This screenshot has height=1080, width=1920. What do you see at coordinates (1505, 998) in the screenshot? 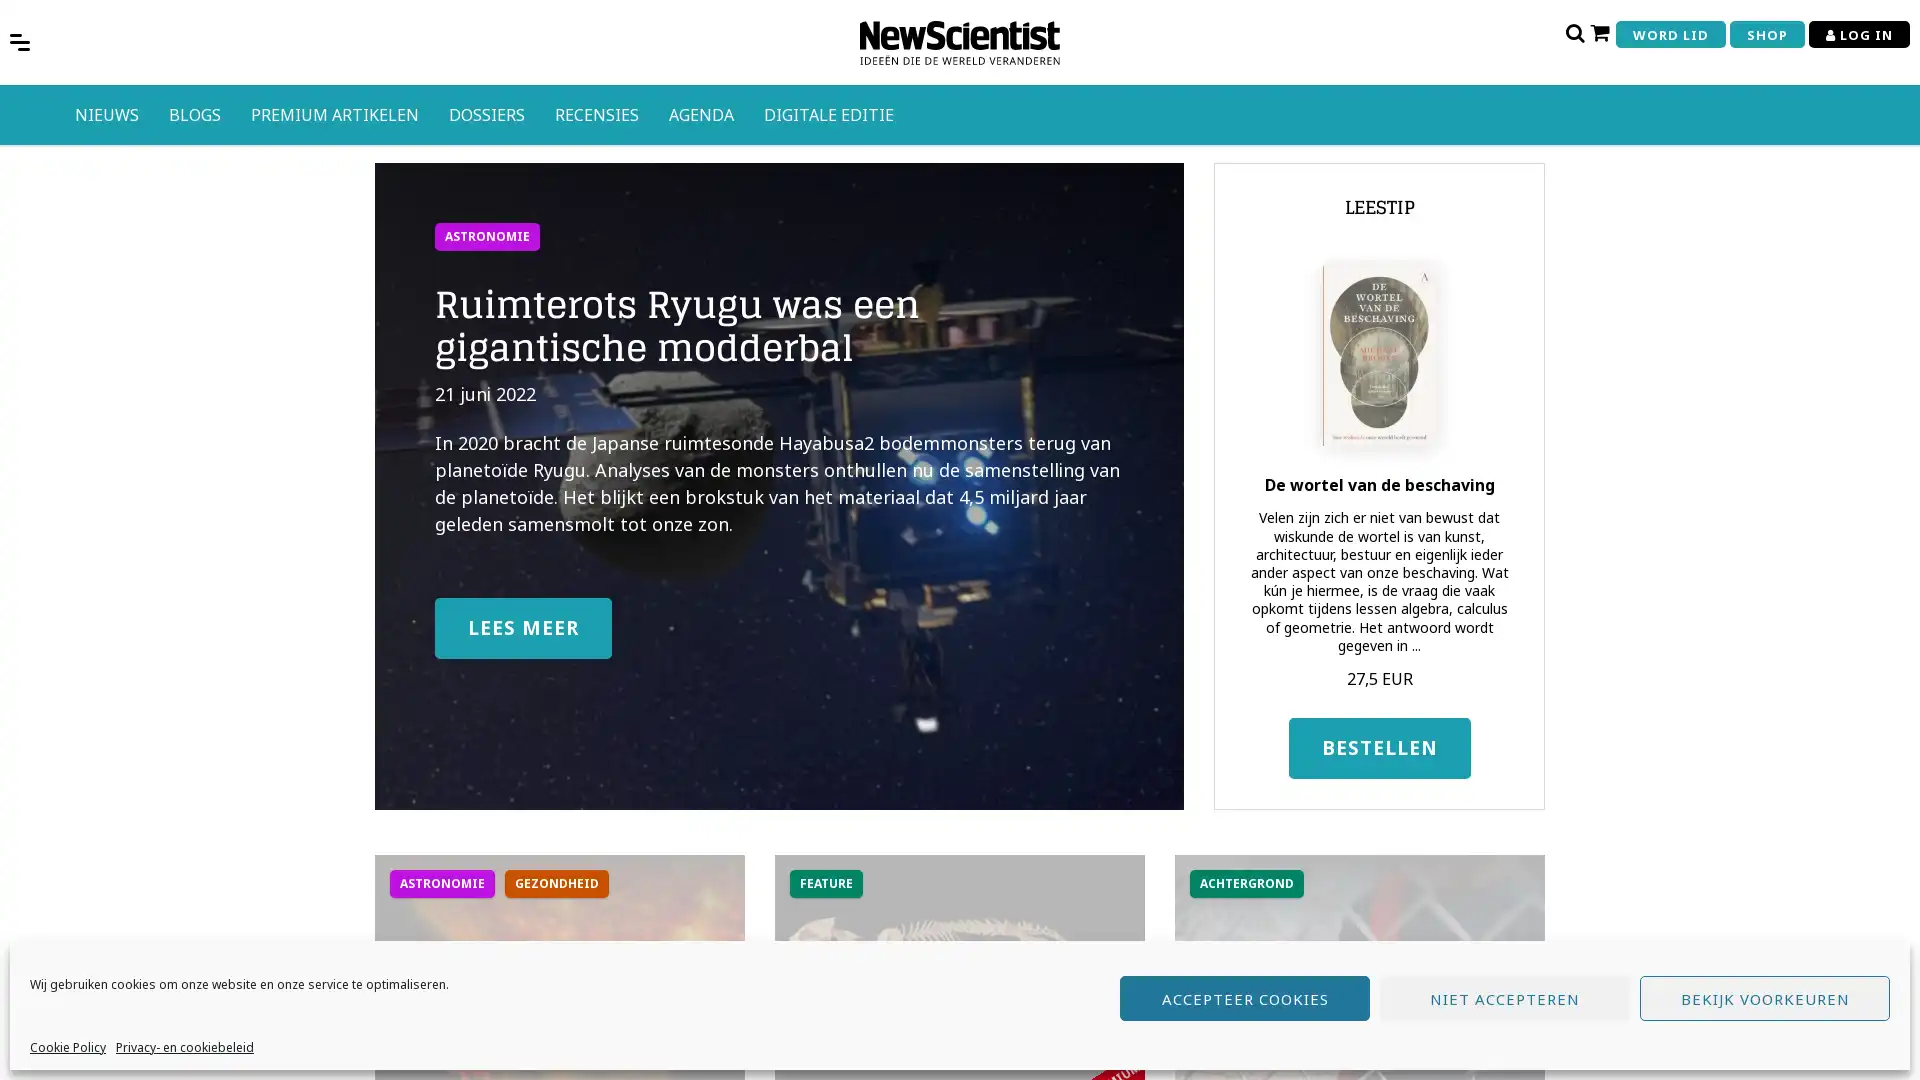
I see `NIET ACCEPTEREN` at bounding box center [1505, 998].